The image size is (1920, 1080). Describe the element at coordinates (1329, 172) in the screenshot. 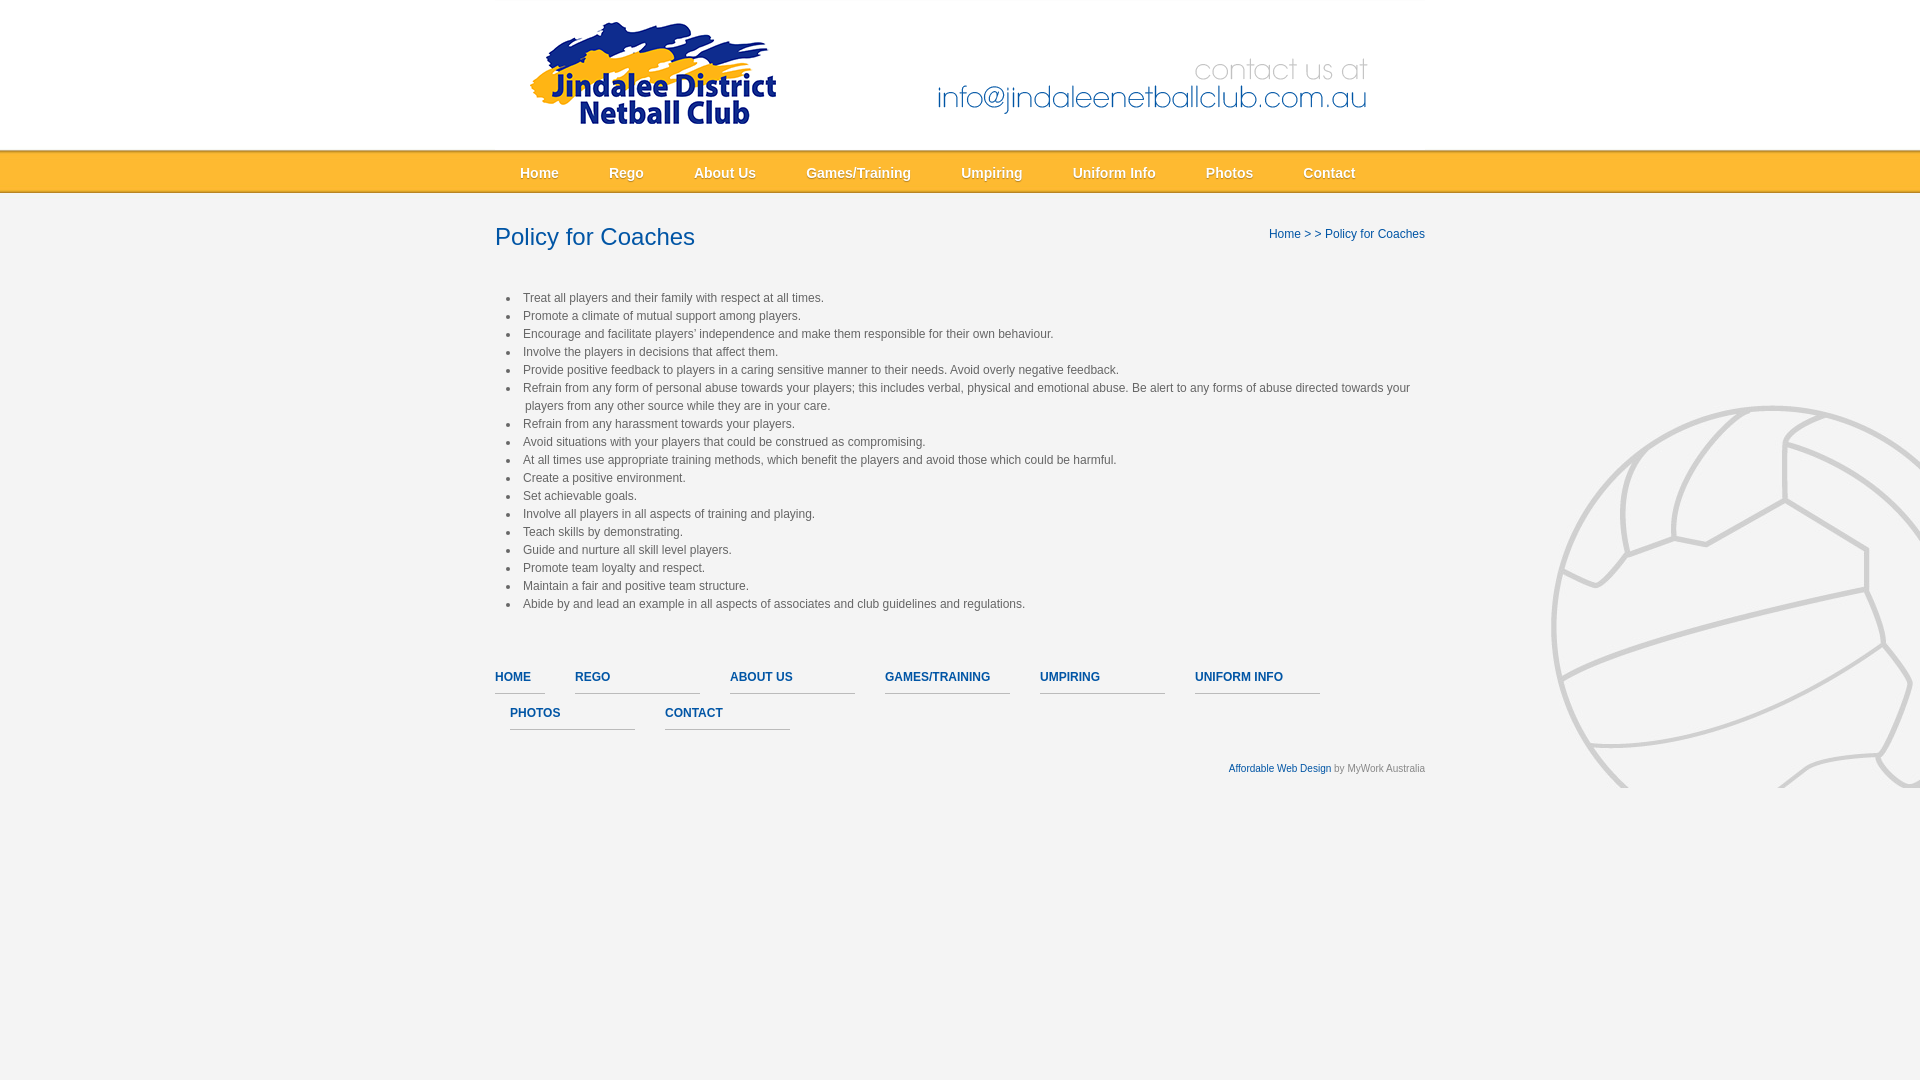

I see `'Contact'` at that location.